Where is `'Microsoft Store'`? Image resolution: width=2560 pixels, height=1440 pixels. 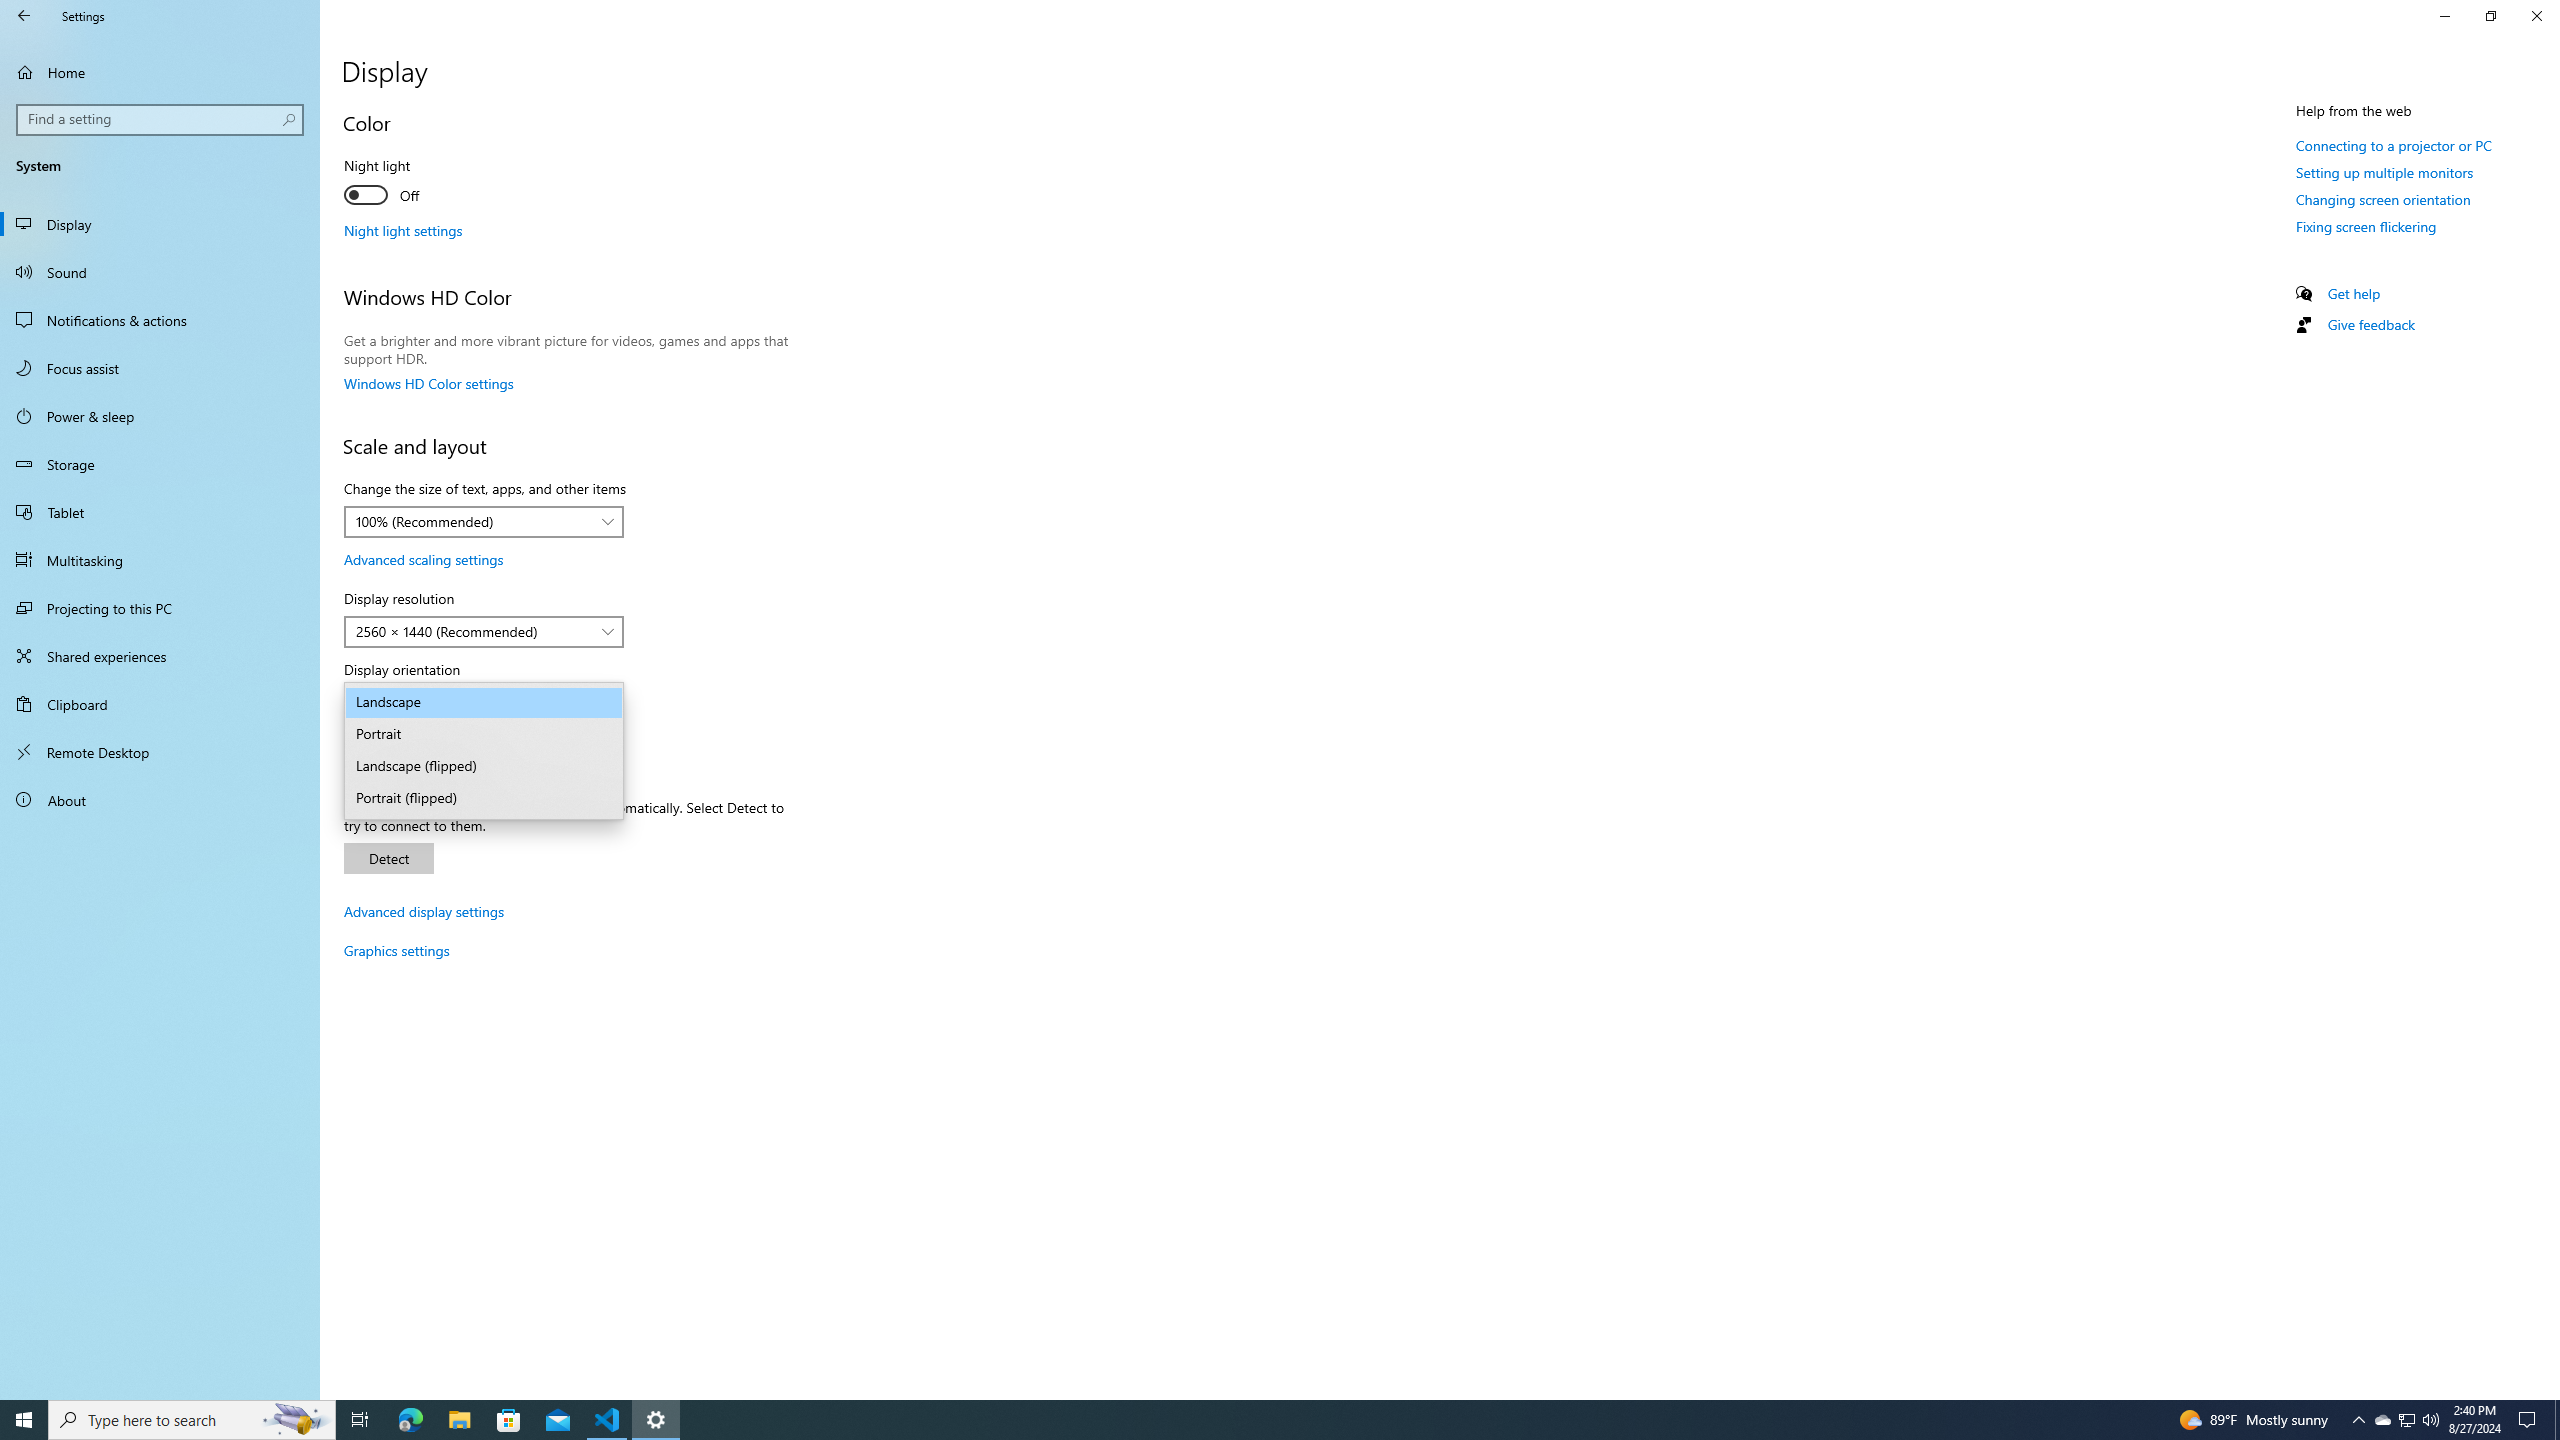 'Microsoft Store' is located at coordinates (509, 1418).